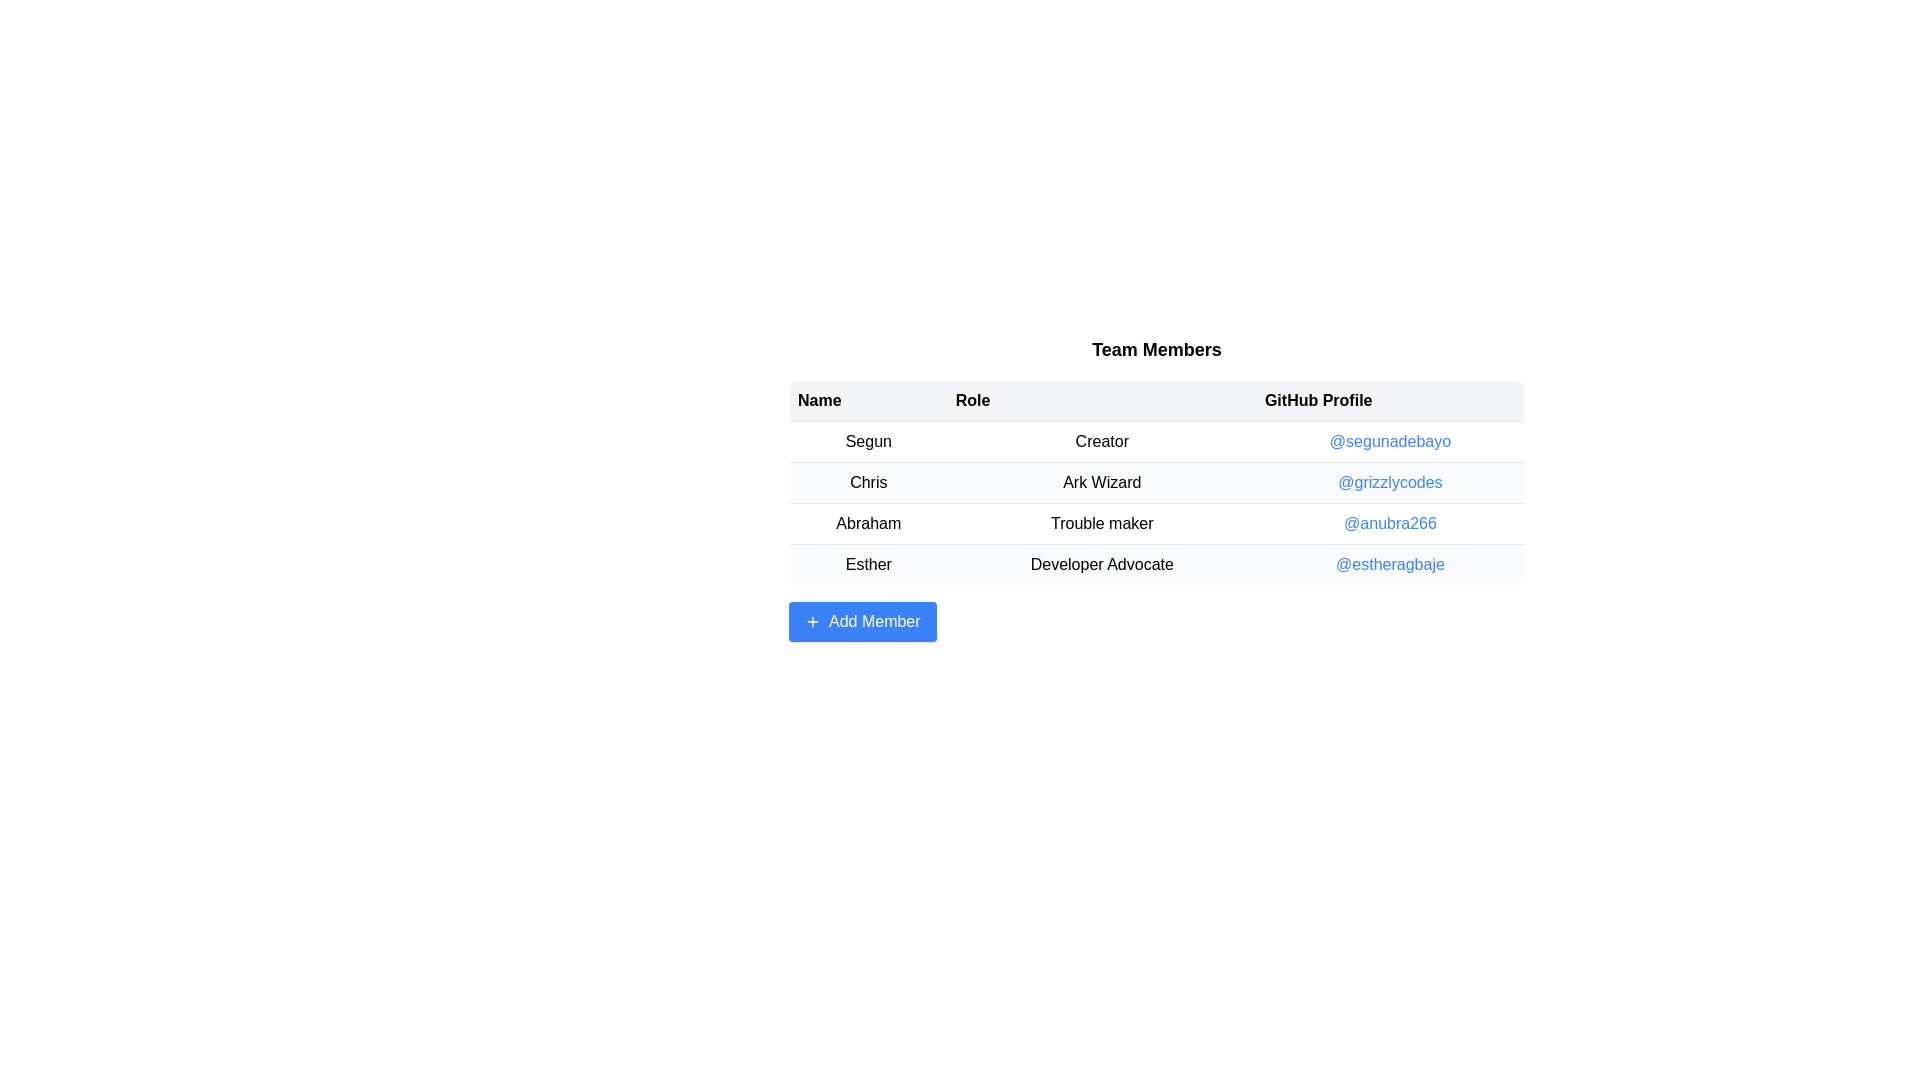  I want to click on the text element displaying the name 'Abraham', which is part of the team member details in the 'Name' column, situated between 'Chris' and 'Esther', so click(868, 523).